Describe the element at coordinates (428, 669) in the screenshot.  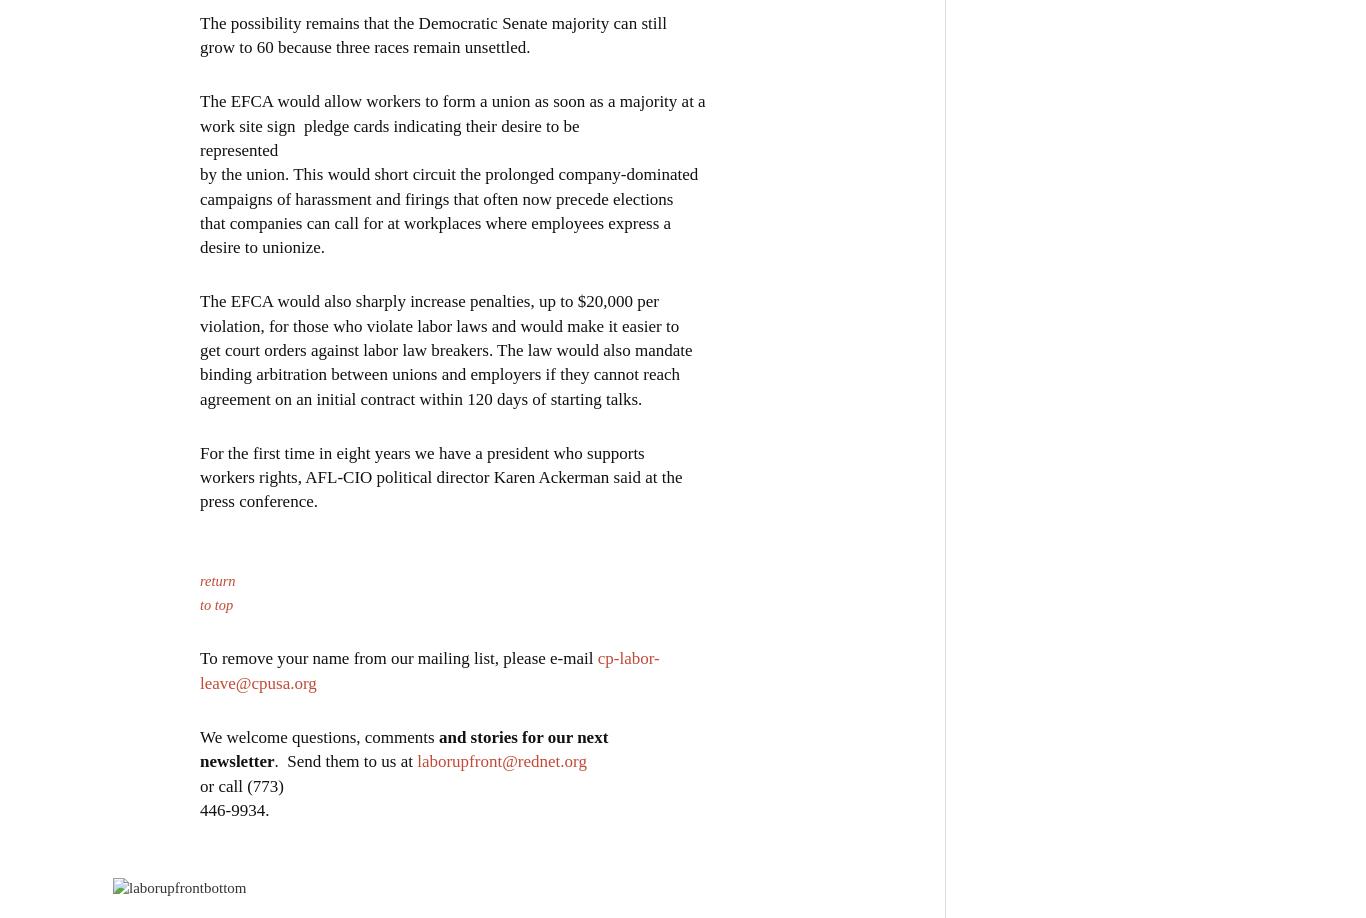
I see `'cp-labor-leave@cpusa.org'` at that location.